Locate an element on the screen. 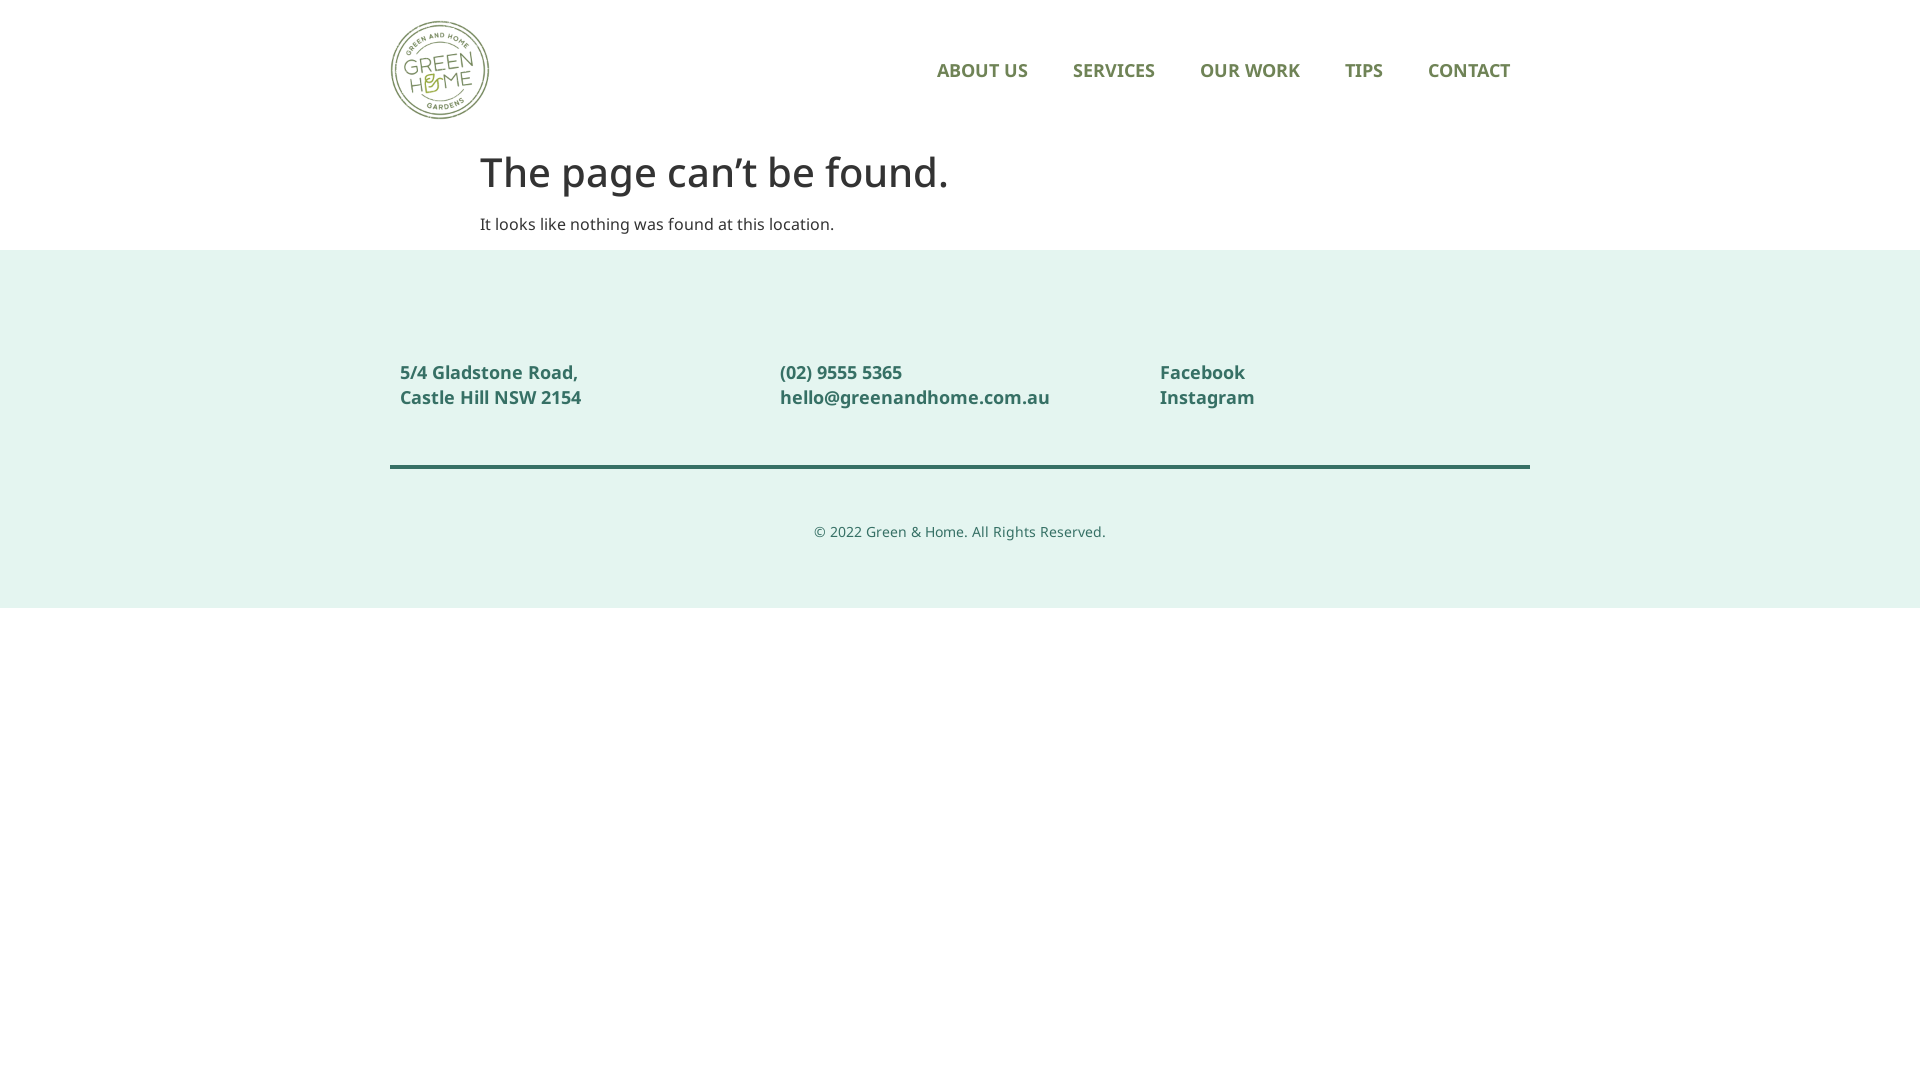  '(02) 9555 5365' is located at coordinates (840, 371).